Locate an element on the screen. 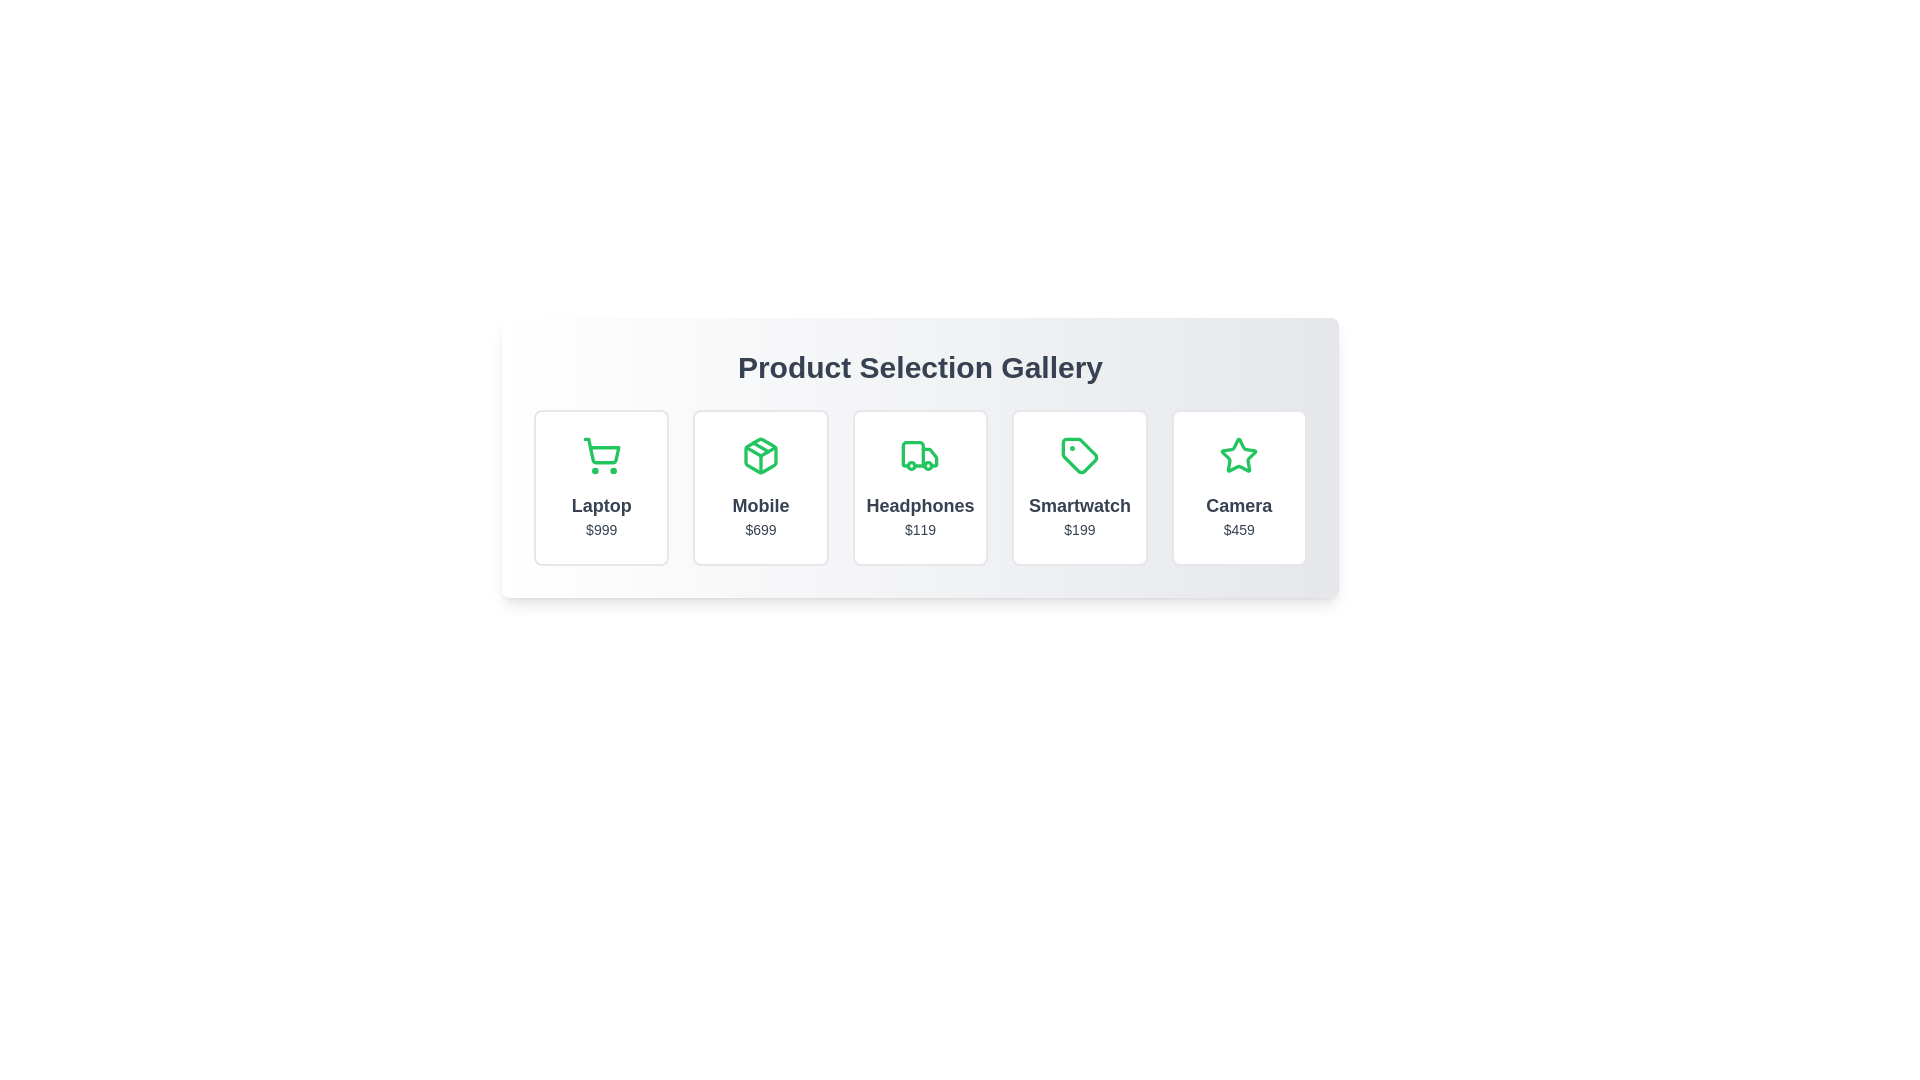  text label 'Headphones$119' which identifies the product in the product selection interface is located at coordinates (919, 504).